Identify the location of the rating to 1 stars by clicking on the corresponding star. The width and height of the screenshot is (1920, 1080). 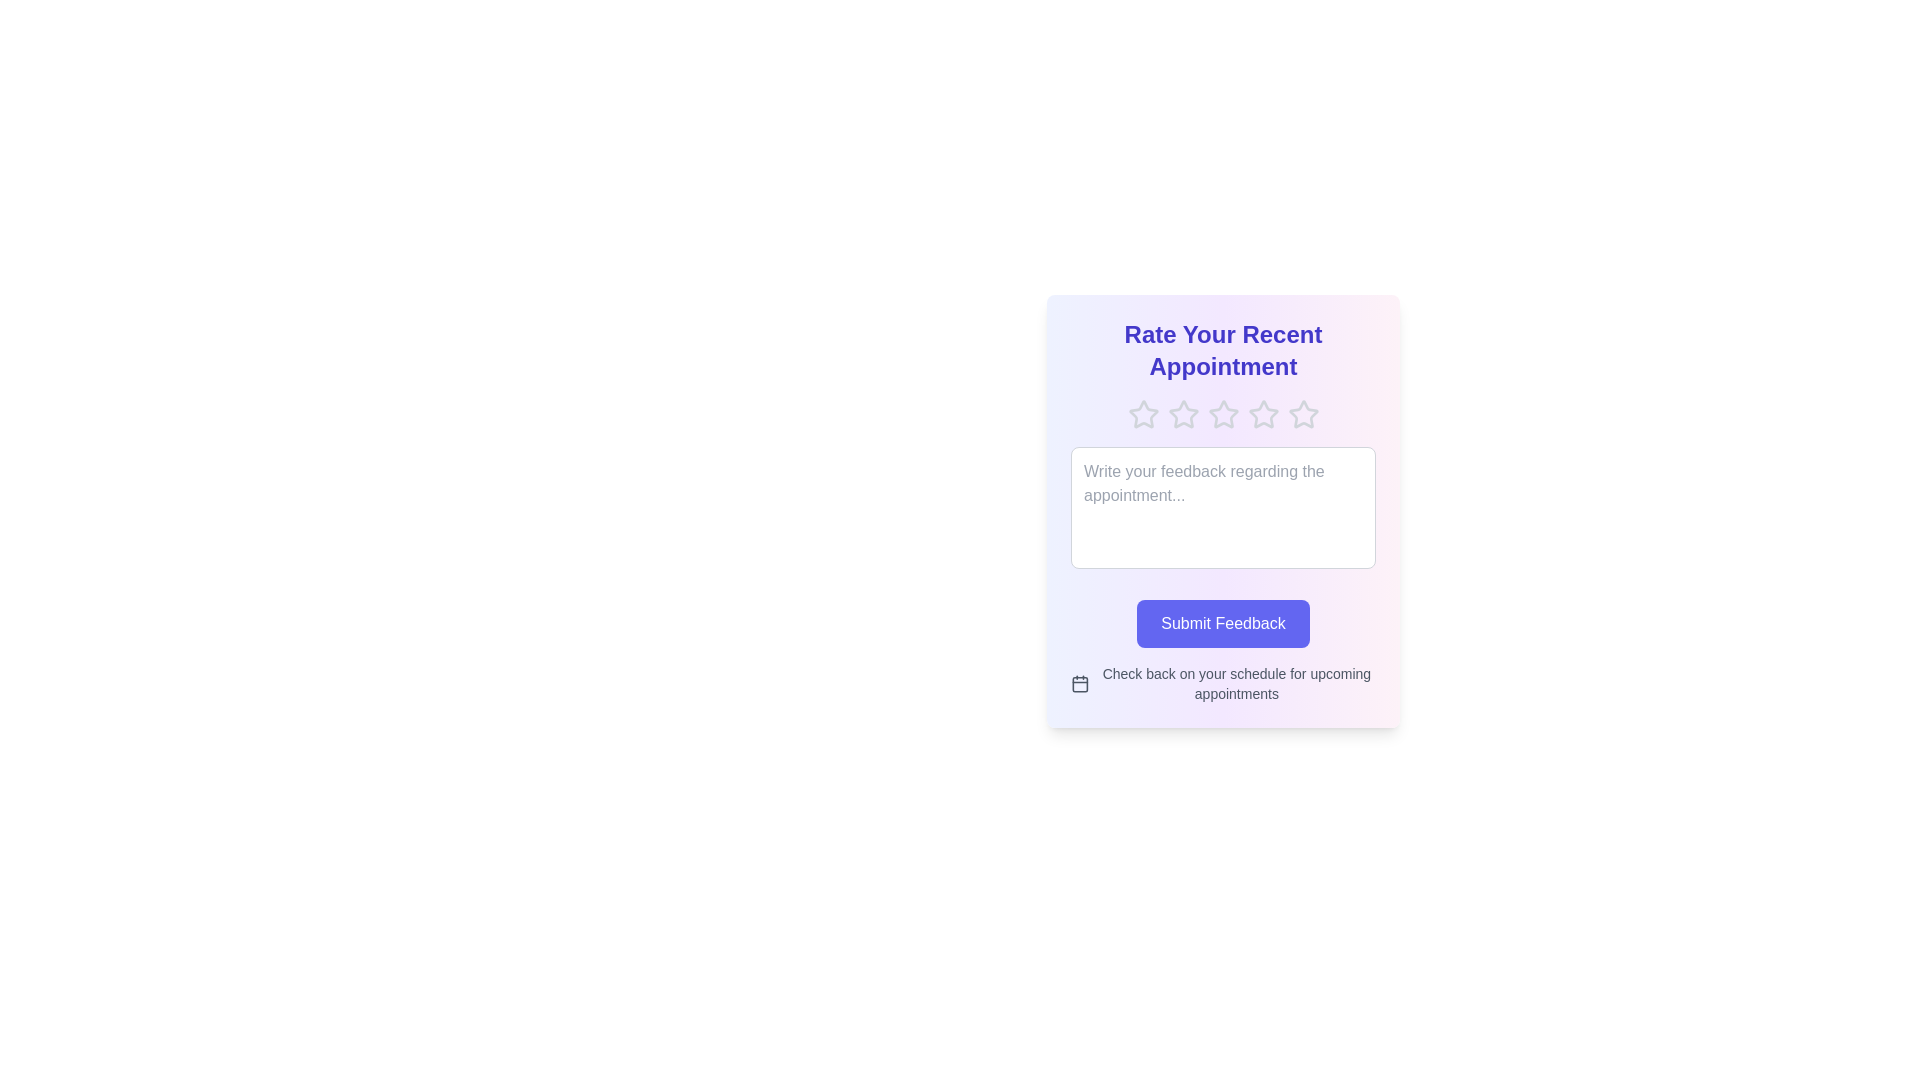
(1143, 414).